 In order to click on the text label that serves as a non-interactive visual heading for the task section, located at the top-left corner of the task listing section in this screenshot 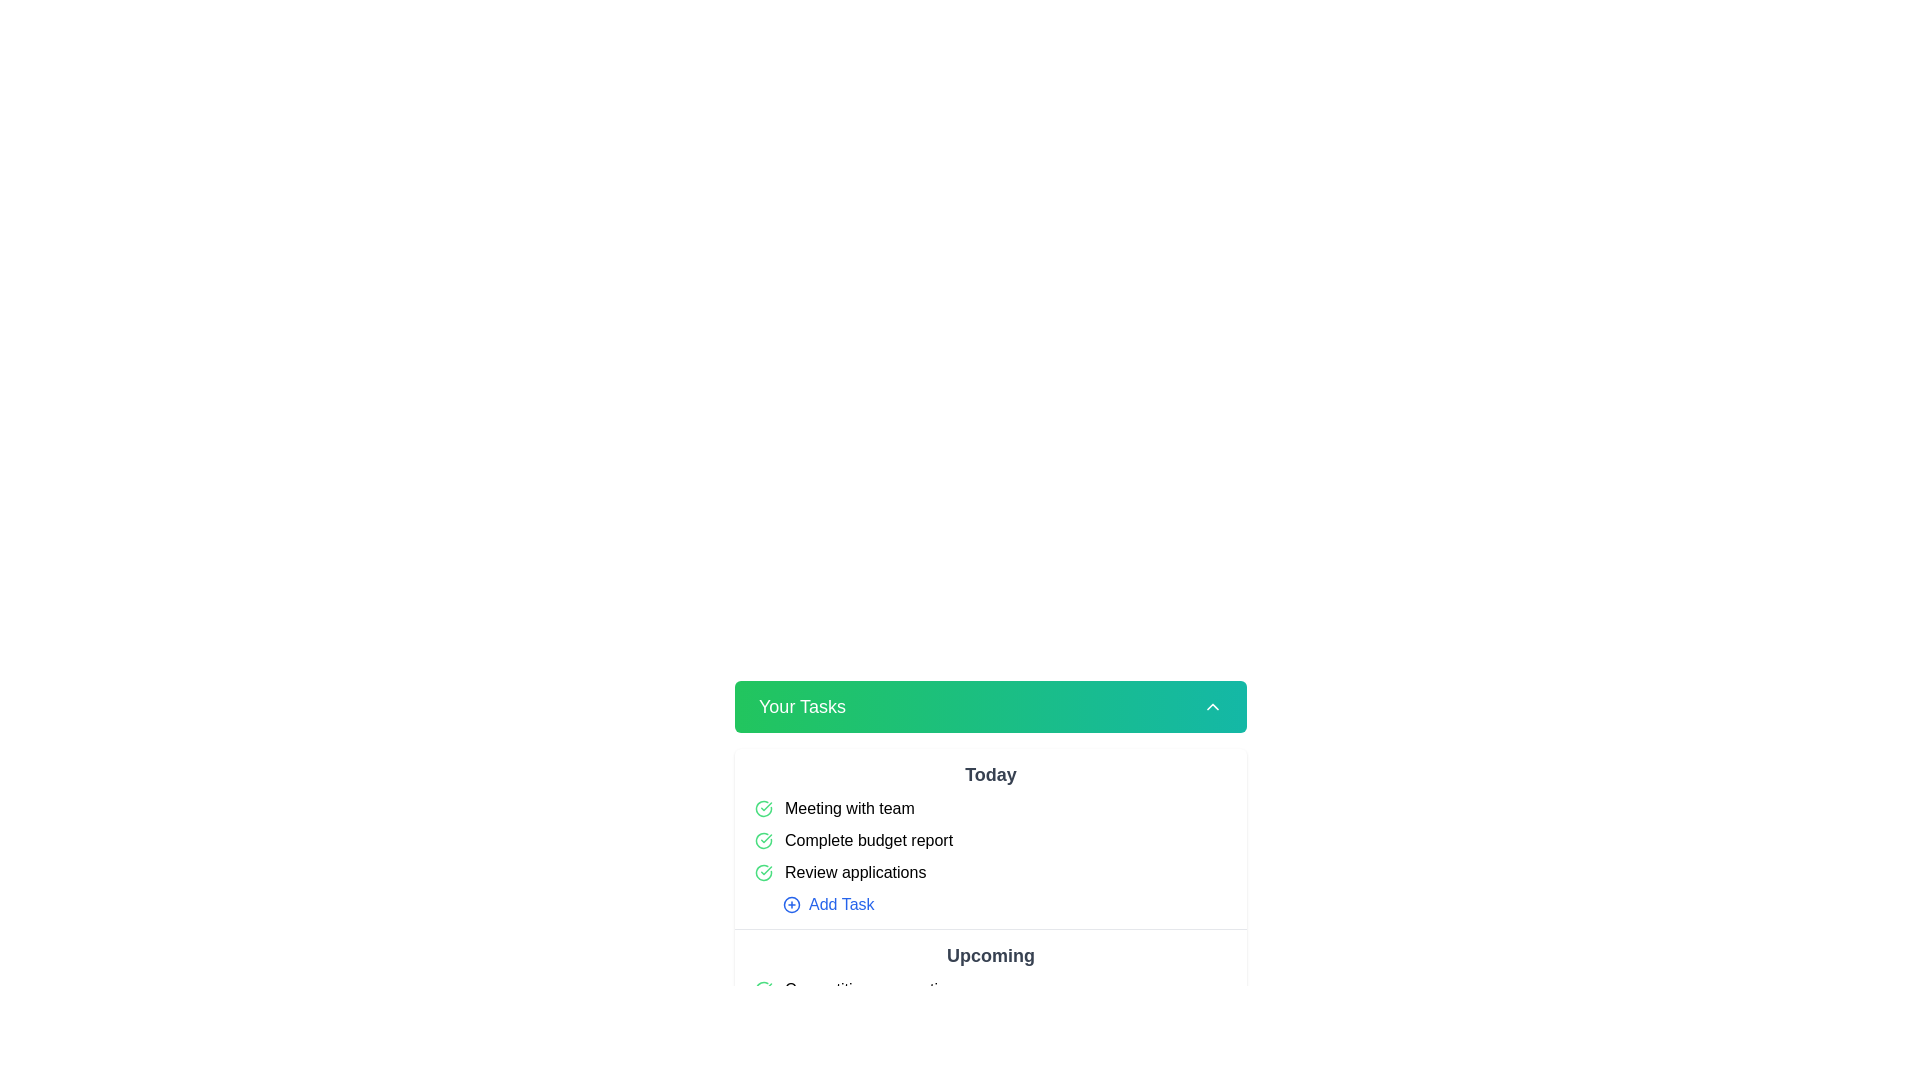, I will do `click(990, 774)`.